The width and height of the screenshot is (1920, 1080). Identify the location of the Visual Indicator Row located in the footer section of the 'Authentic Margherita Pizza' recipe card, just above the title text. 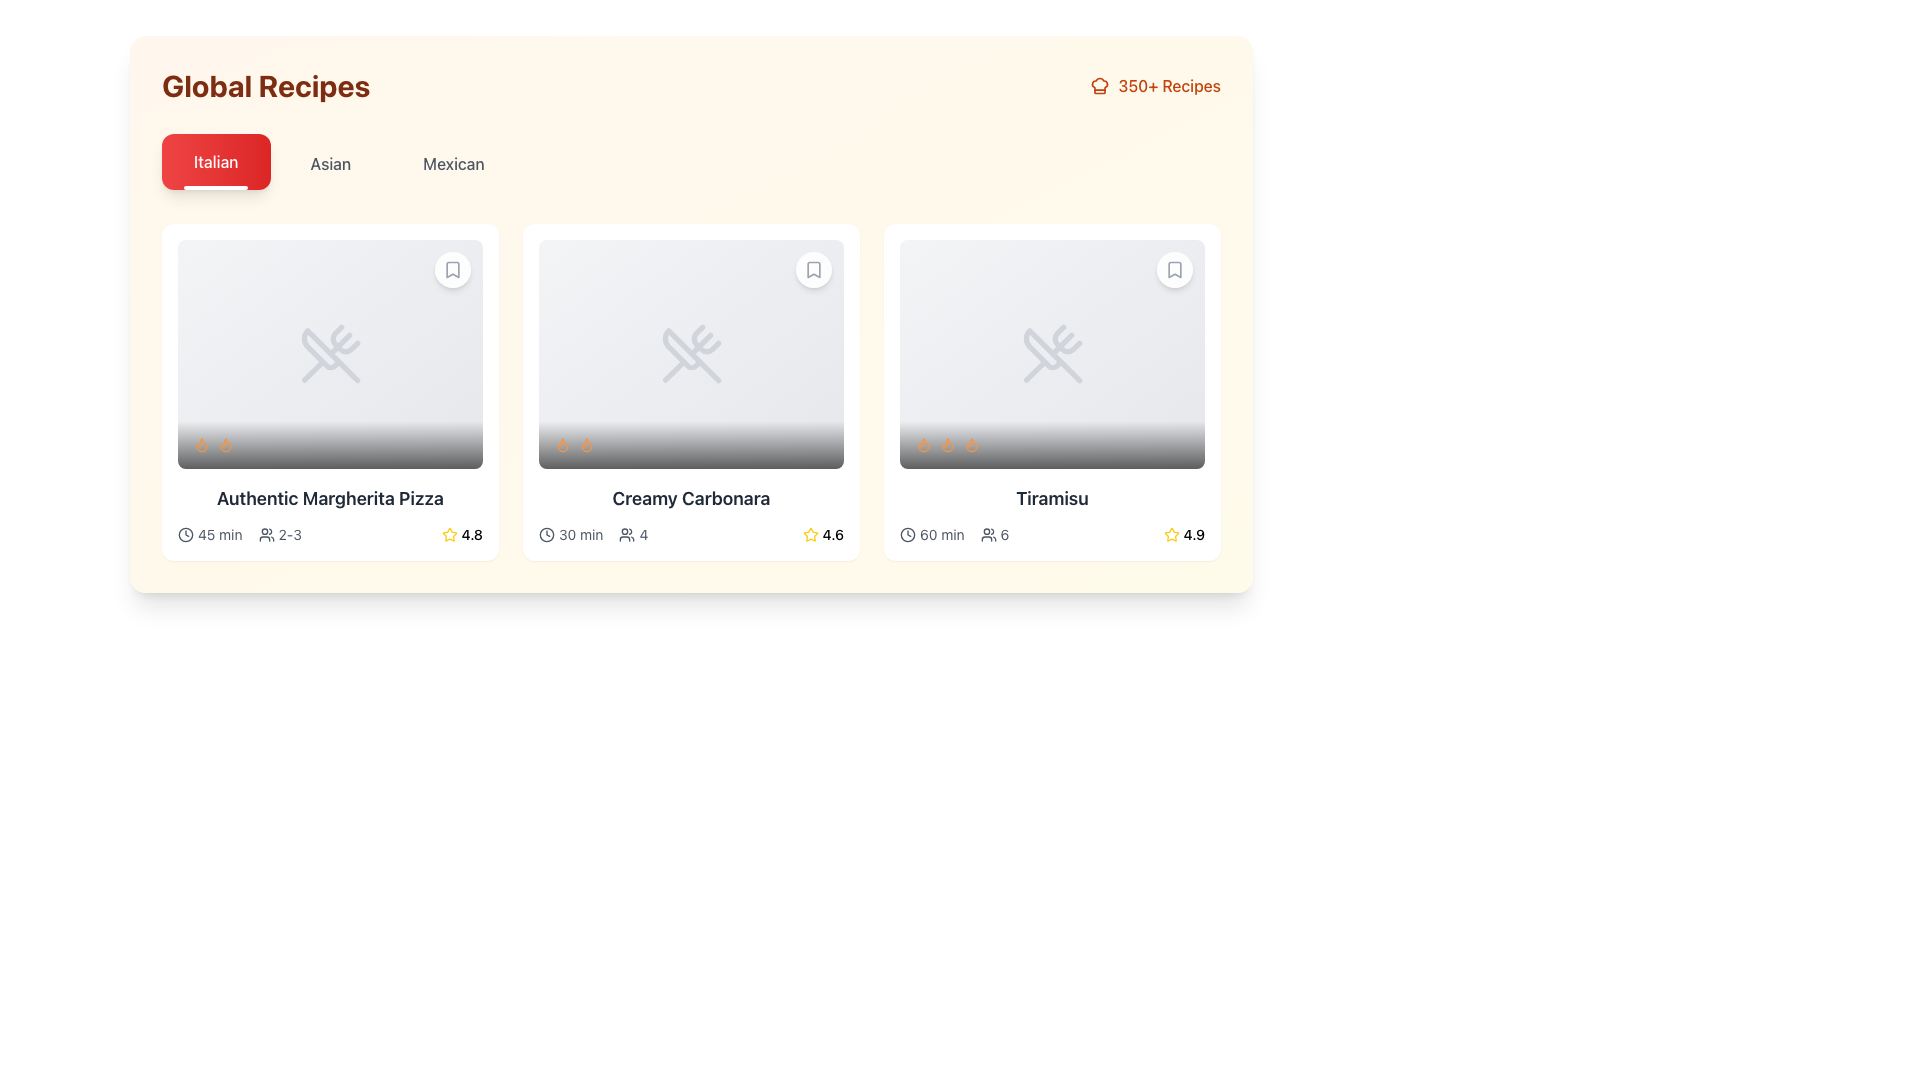
(330, 443).